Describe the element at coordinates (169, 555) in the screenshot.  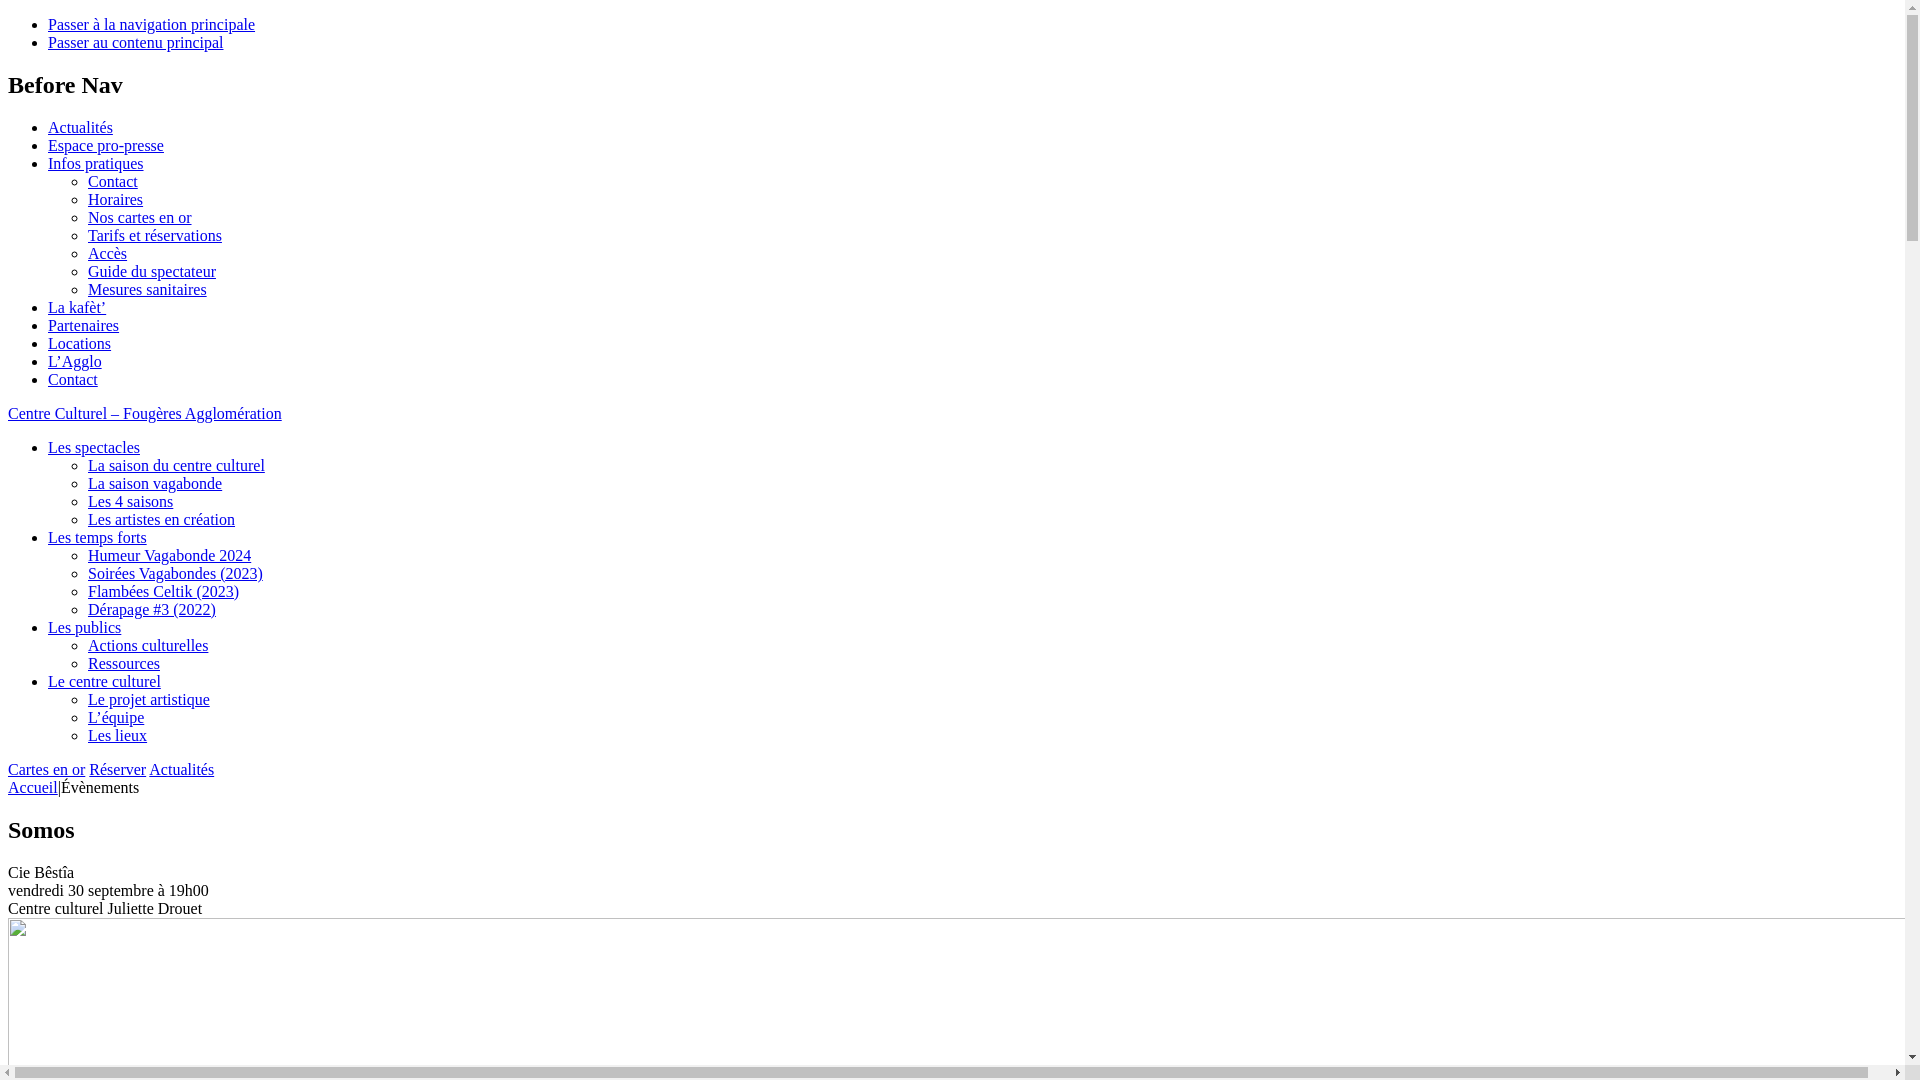
I see `'Humeur Vagabonde 2024'` at that location.